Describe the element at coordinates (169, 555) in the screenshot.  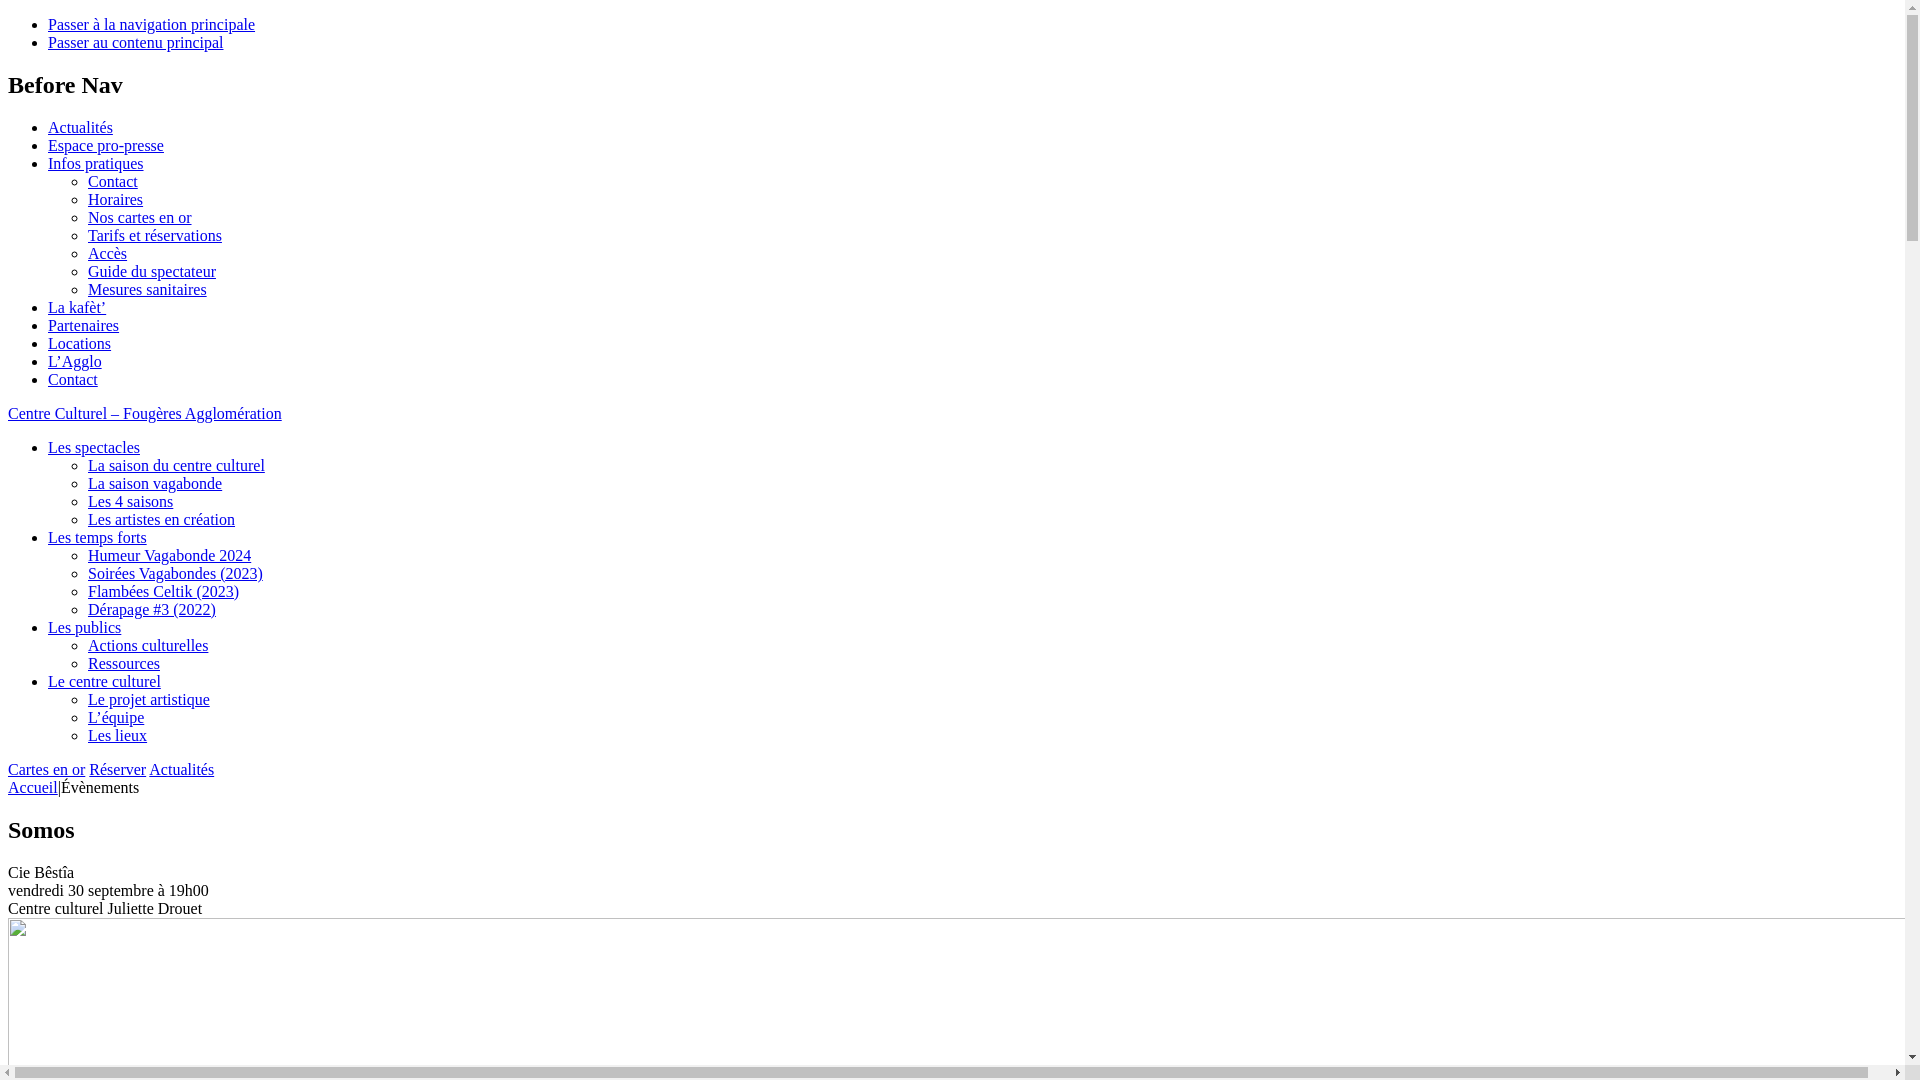
I see `'Humeur Vagabonde 2024'` at that location.